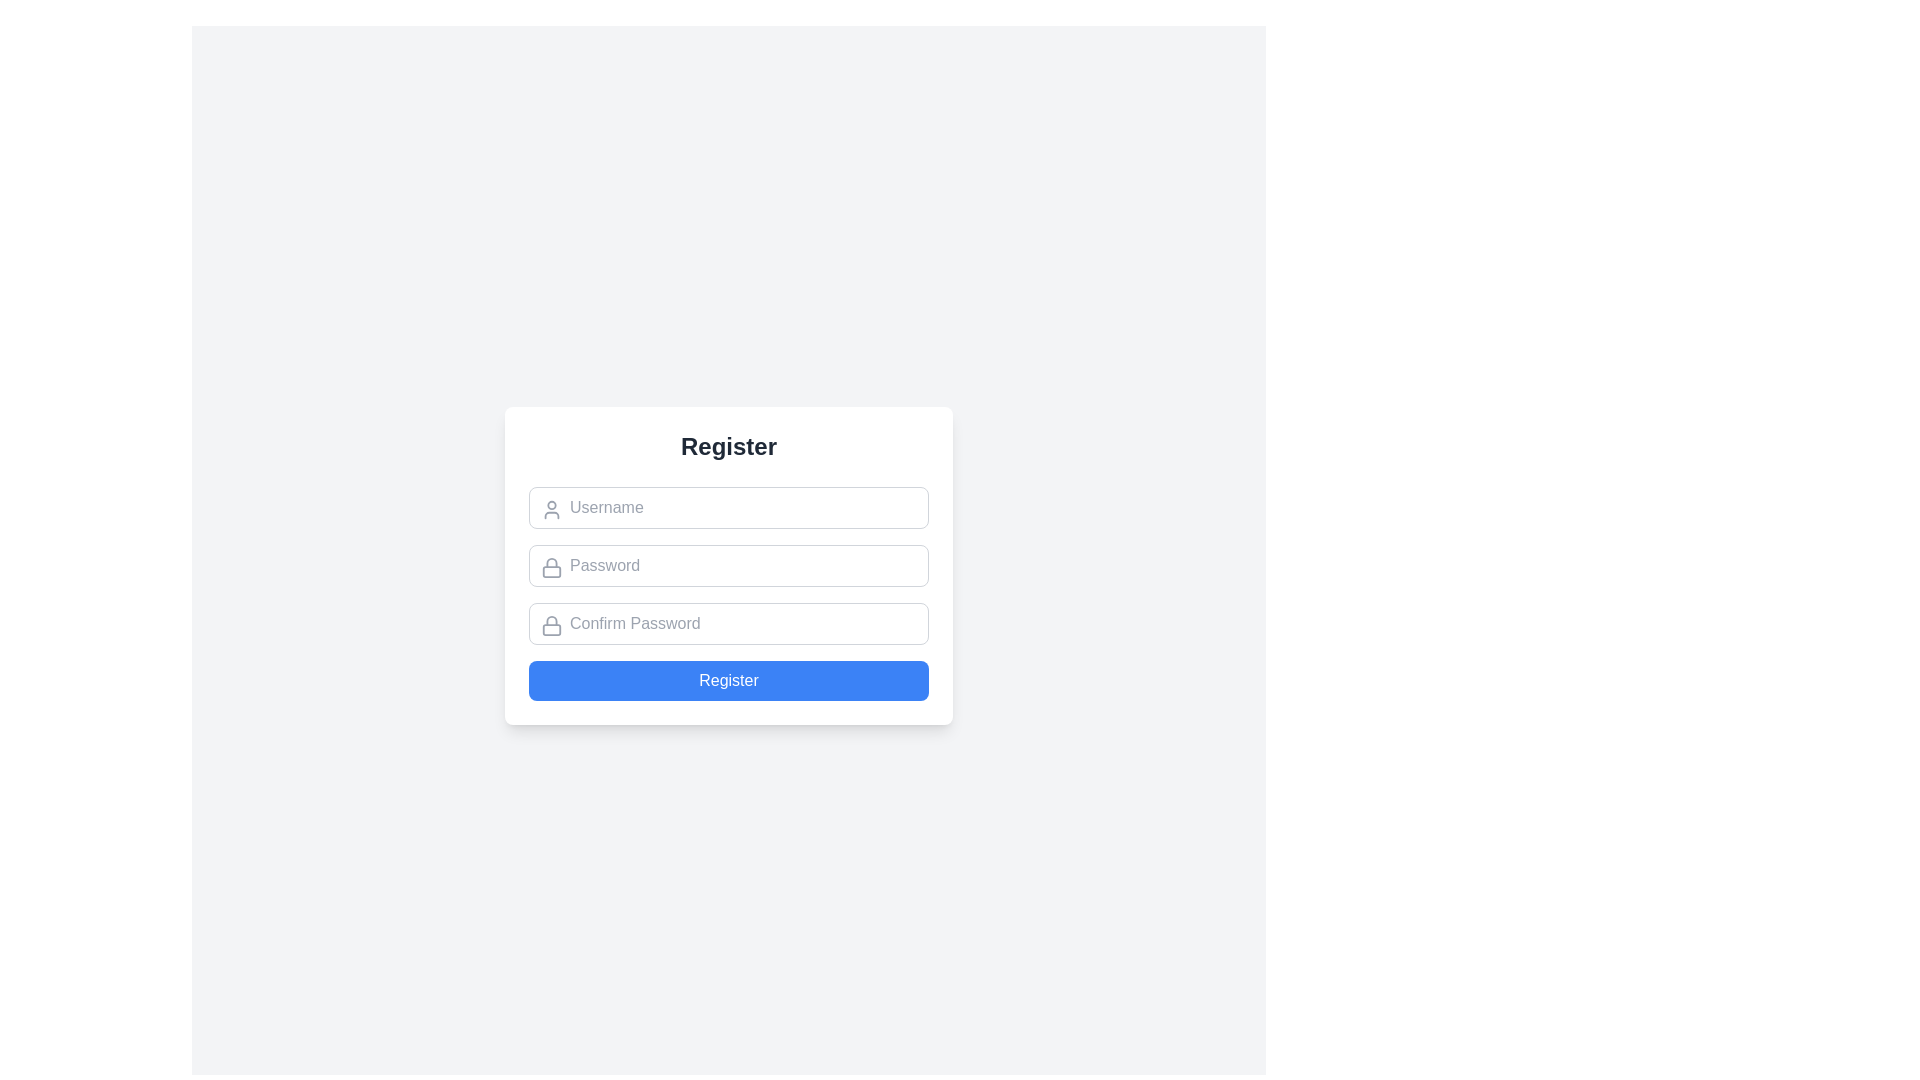  Describe the element at coordinates (552, 628) in the screenshot. I see `the SVG rectangle graphic that visually represents the body of the lock symbol in the 'Confirm Password' field within the user registration form` at that location.